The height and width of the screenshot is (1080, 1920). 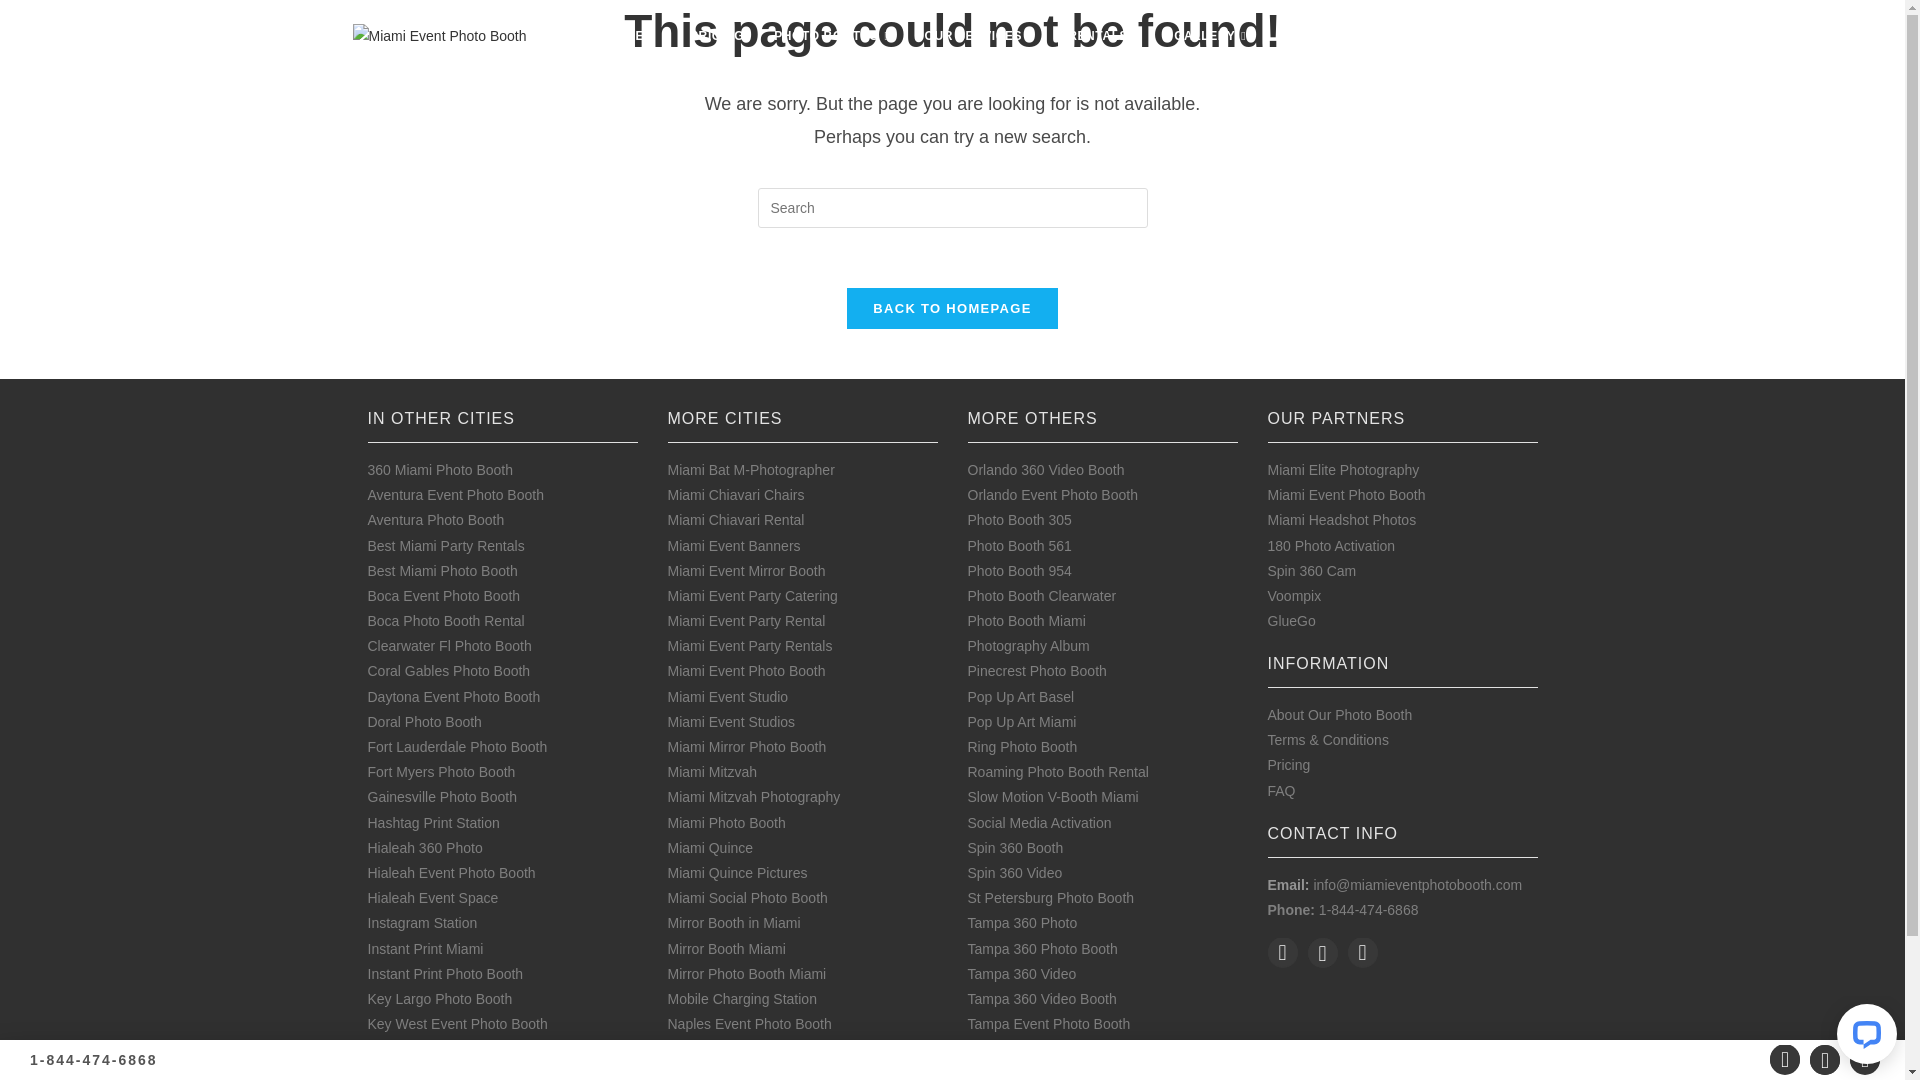 What do you see at coordinates (432, 897) in the screenshot?
I see `'Hialeah Event Space'` at bounding box center [432, 897].